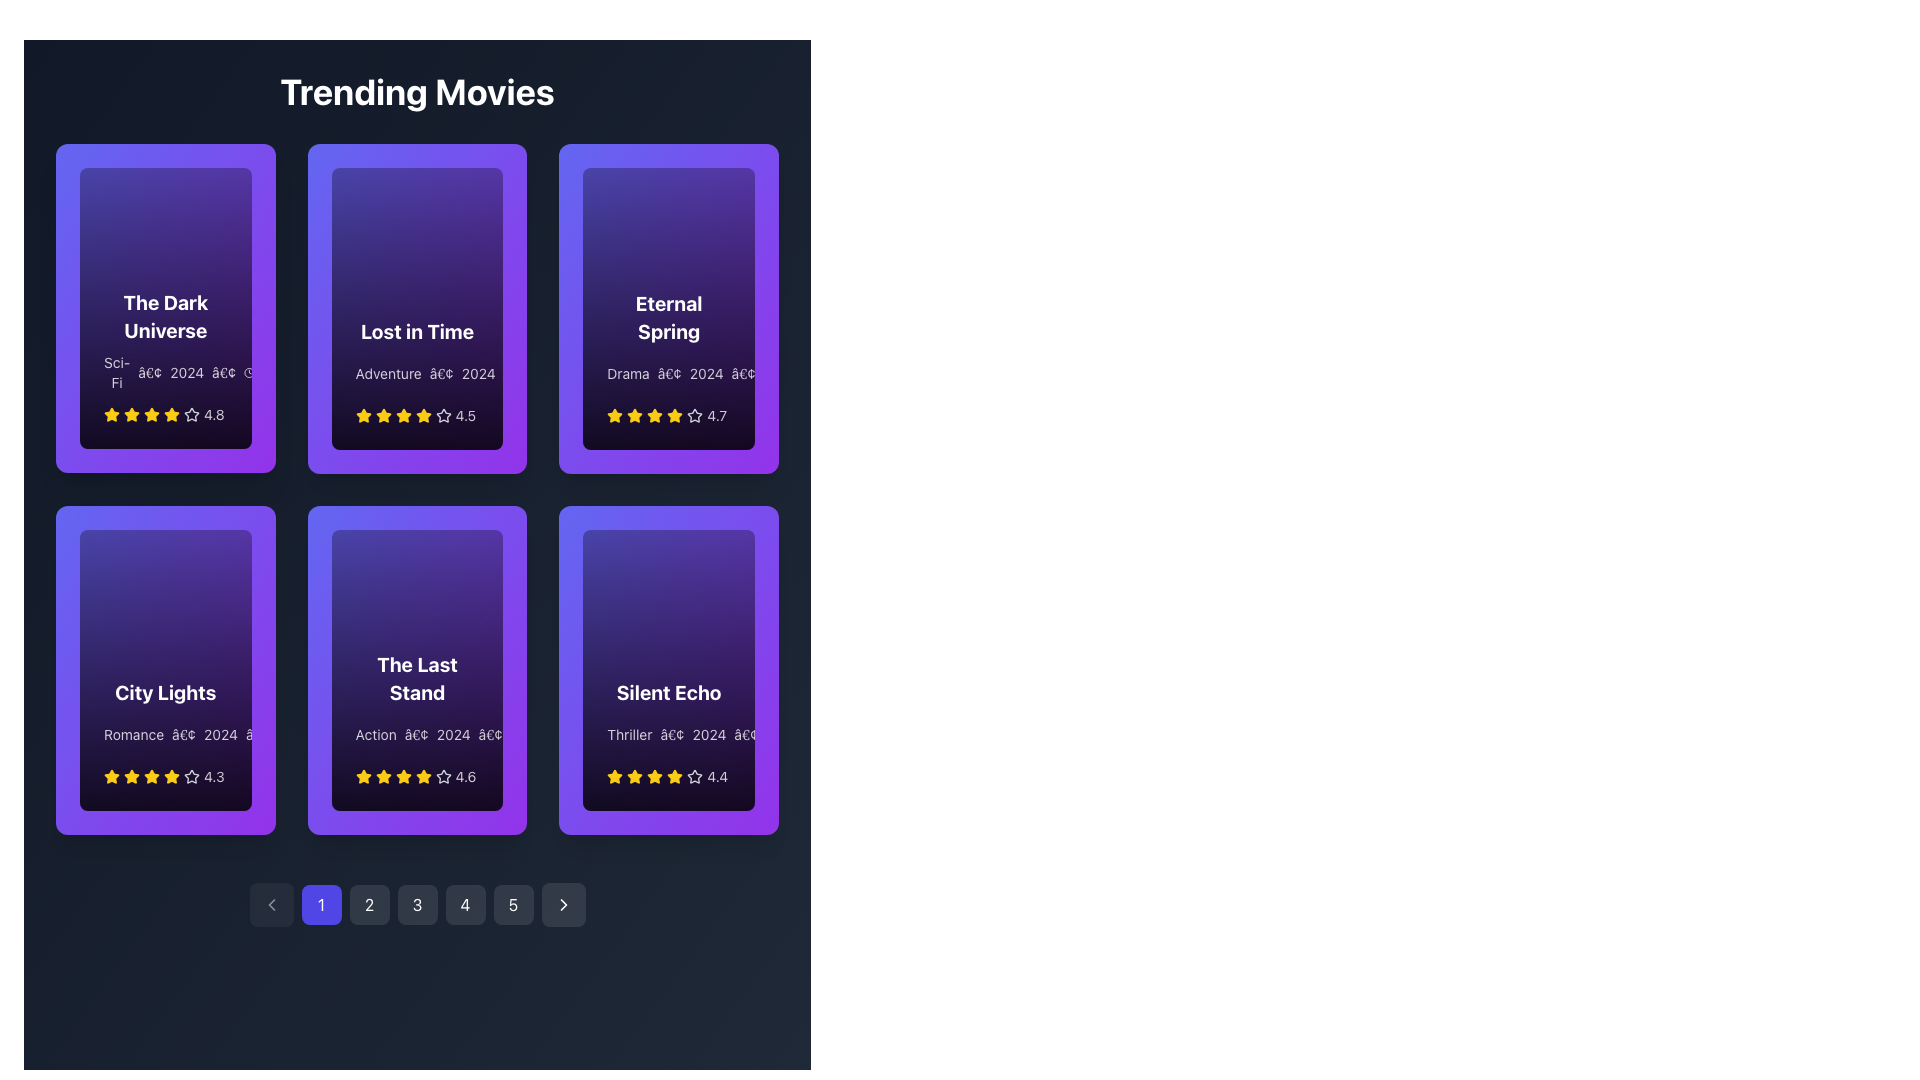  I want to click on the label displaying 'Drama' in white text on a dark background, located in the middle row of the 'Eternal Spring' card, so click(627, 373).